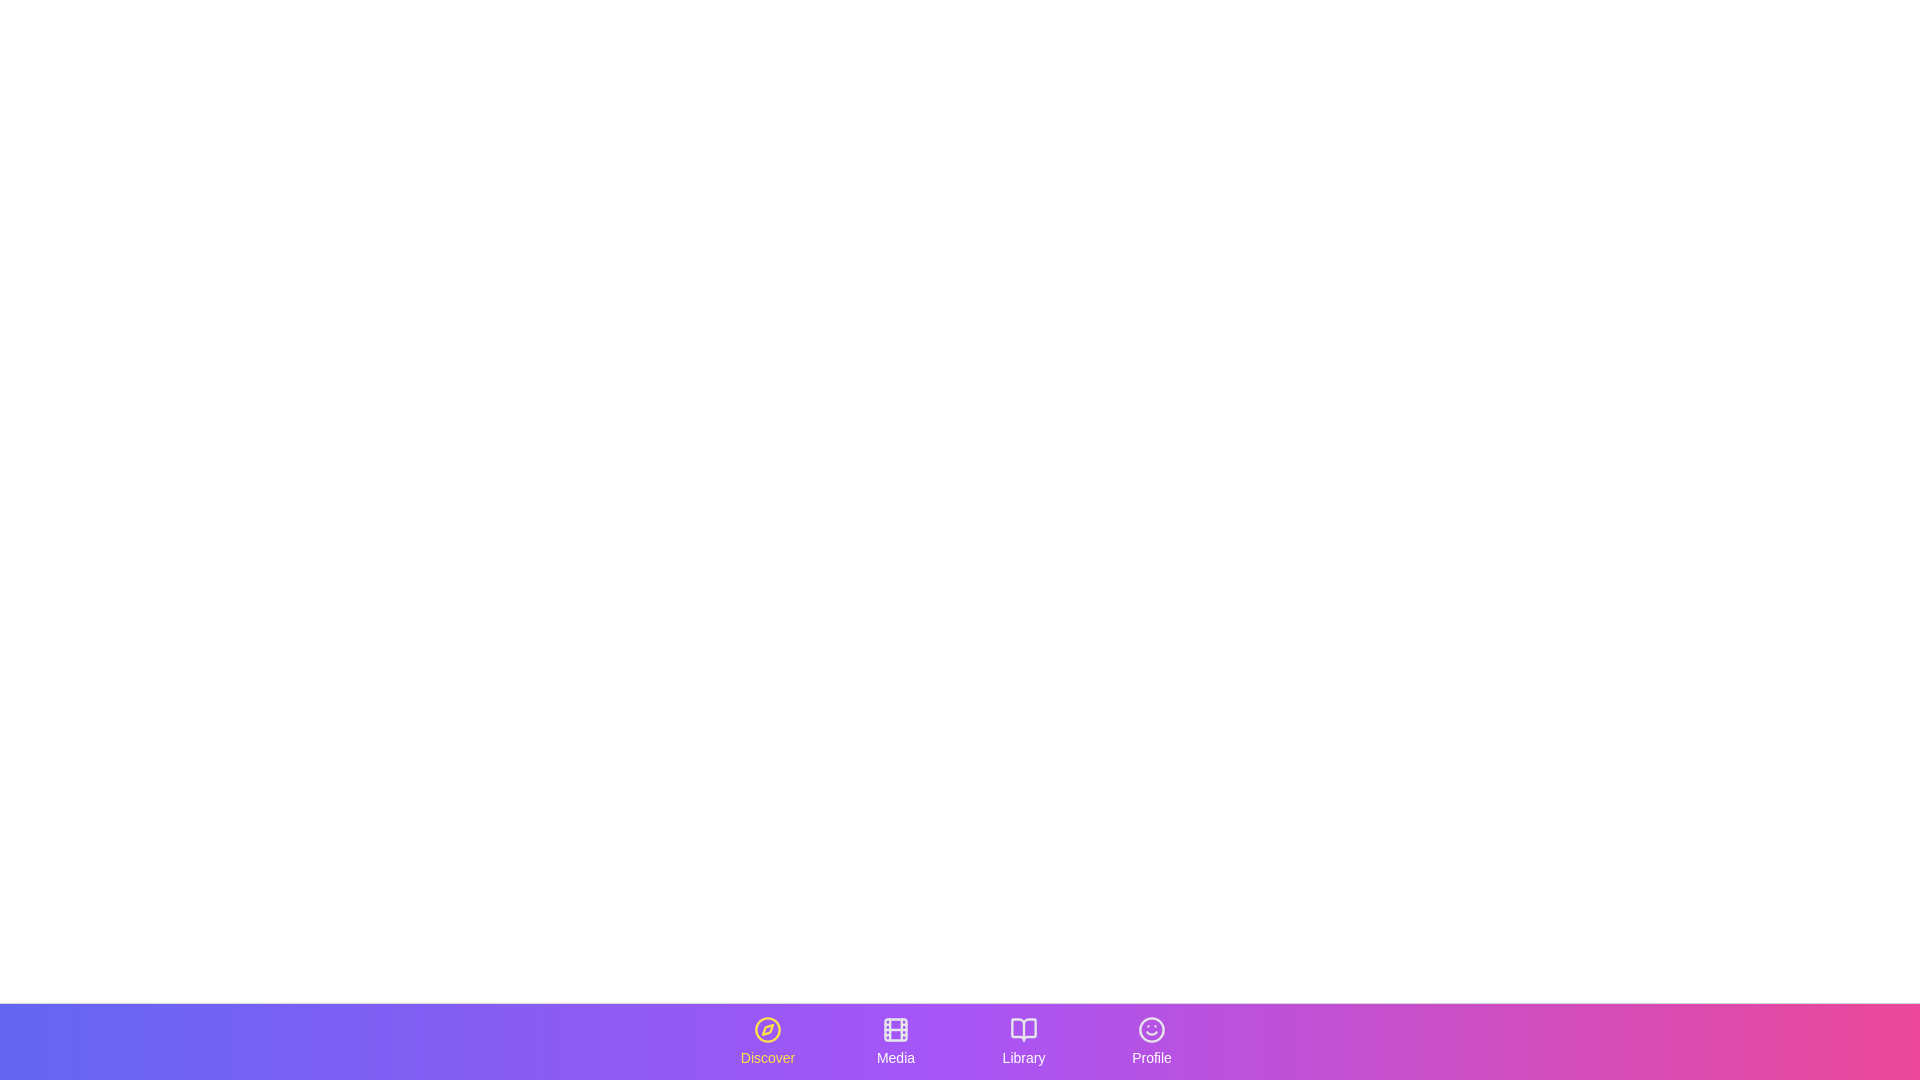 The width and height of the screenshot is (1920, 1080). I want to click on the tab labeled Discover, so click(767, 1040).